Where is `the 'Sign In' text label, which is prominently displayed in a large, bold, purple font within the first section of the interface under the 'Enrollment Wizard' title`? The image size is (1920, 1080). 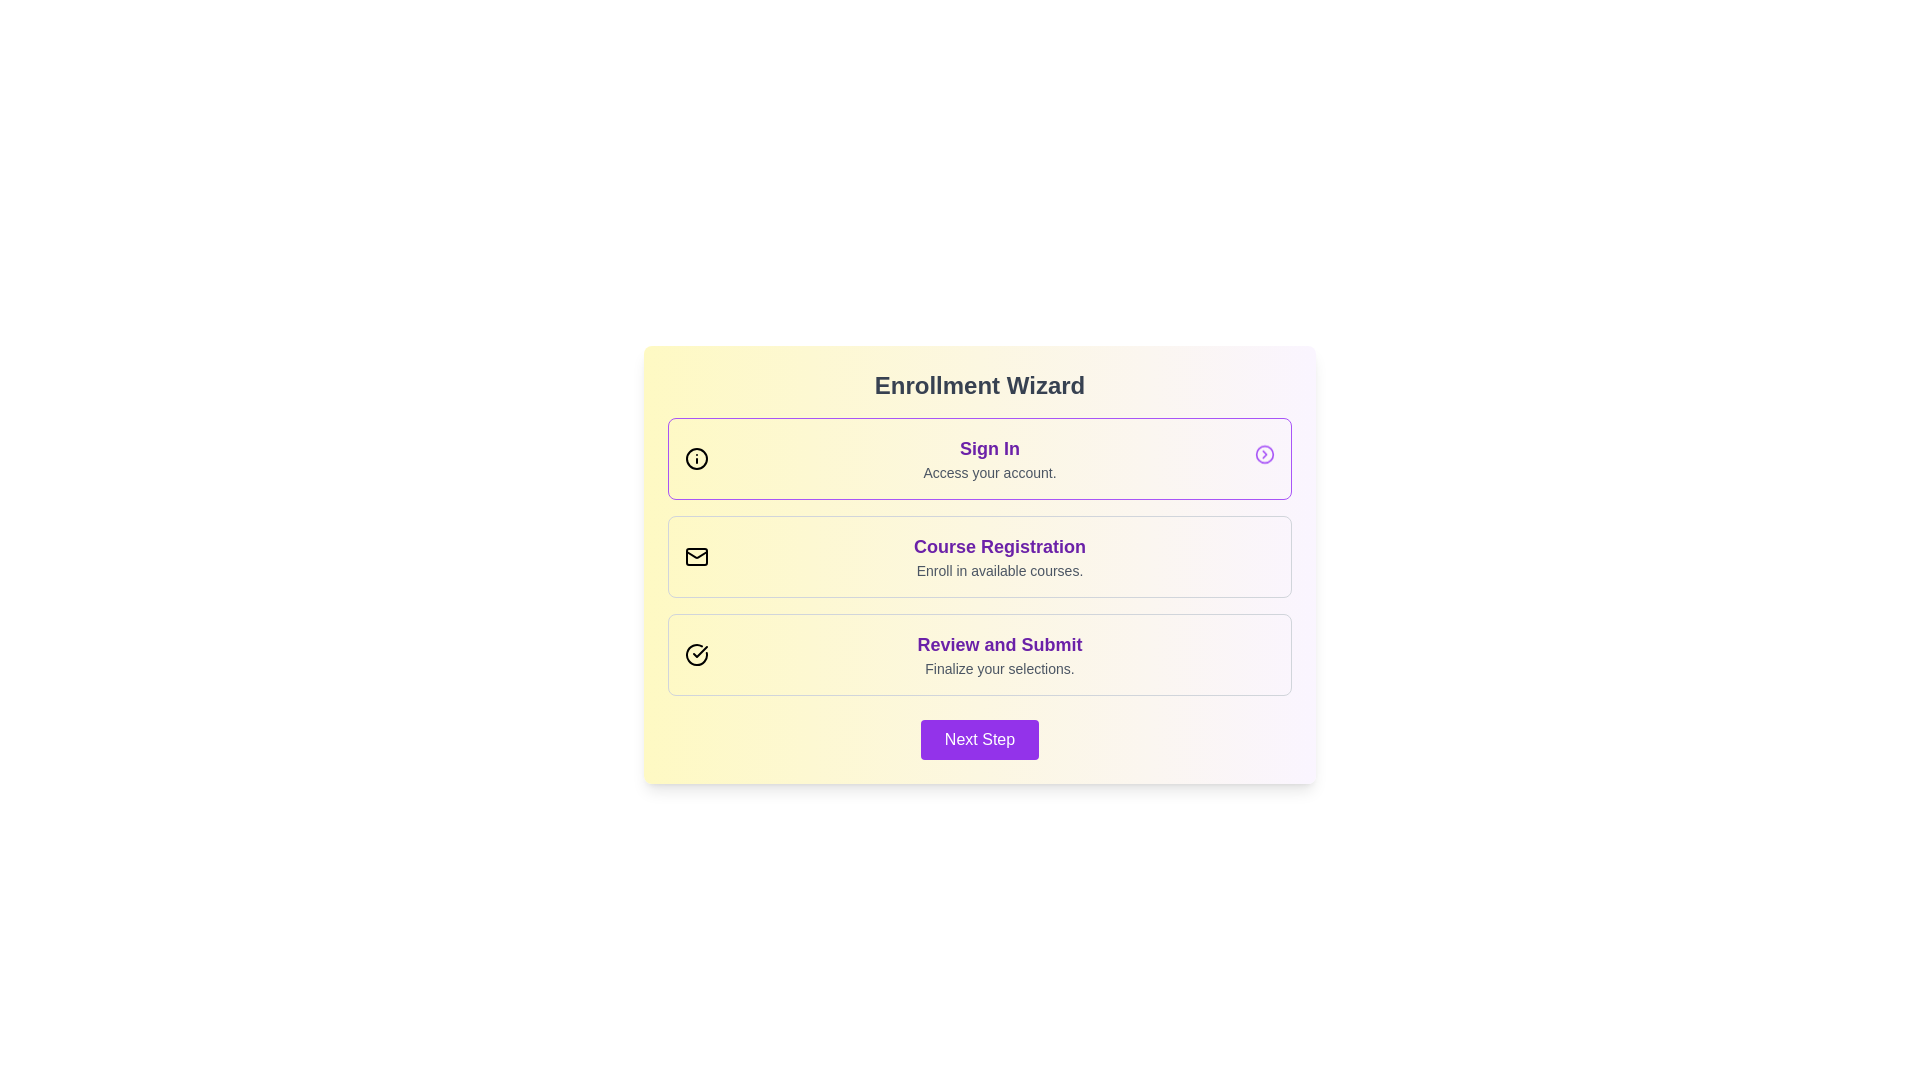
the 'Sign In' text label, which is prominently displayed in a large, bold, purple font within the first section of the interface under the 'Enrollment Wizard' title is located at coordinates (989, 447).